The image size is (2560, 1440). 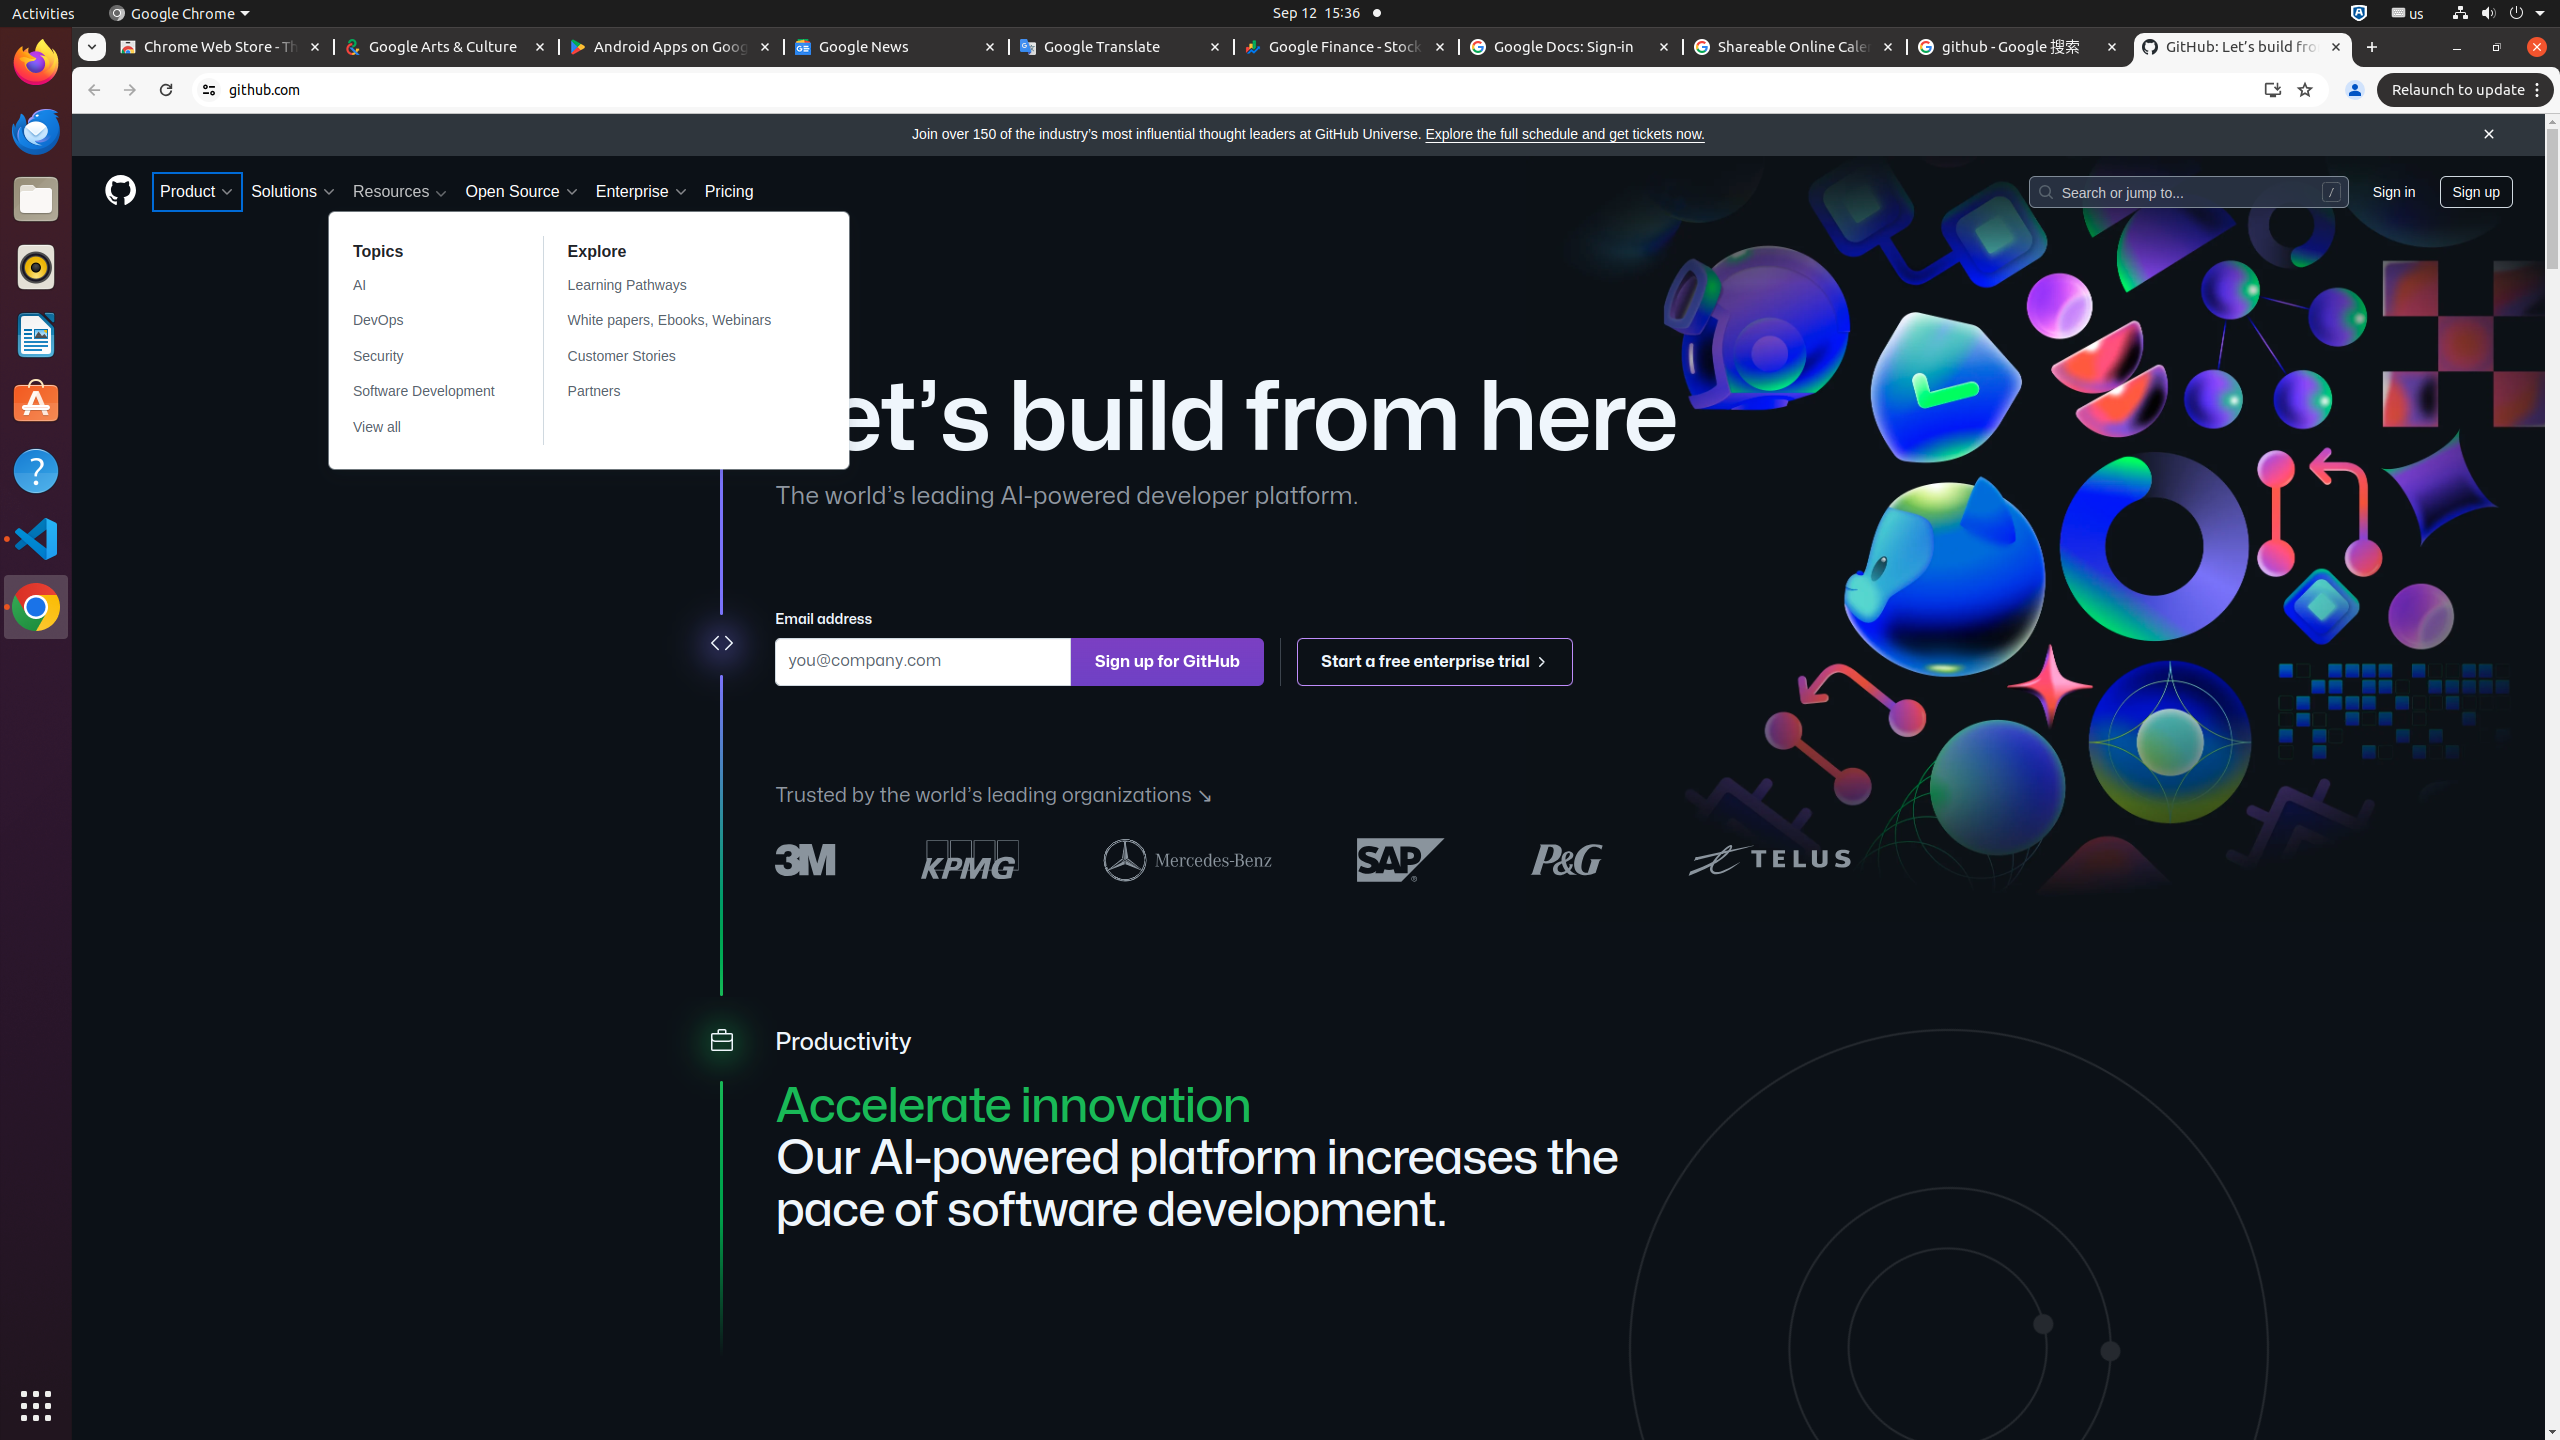 I want to click on 'Search or jump to…', so click(x=2188, y=191).